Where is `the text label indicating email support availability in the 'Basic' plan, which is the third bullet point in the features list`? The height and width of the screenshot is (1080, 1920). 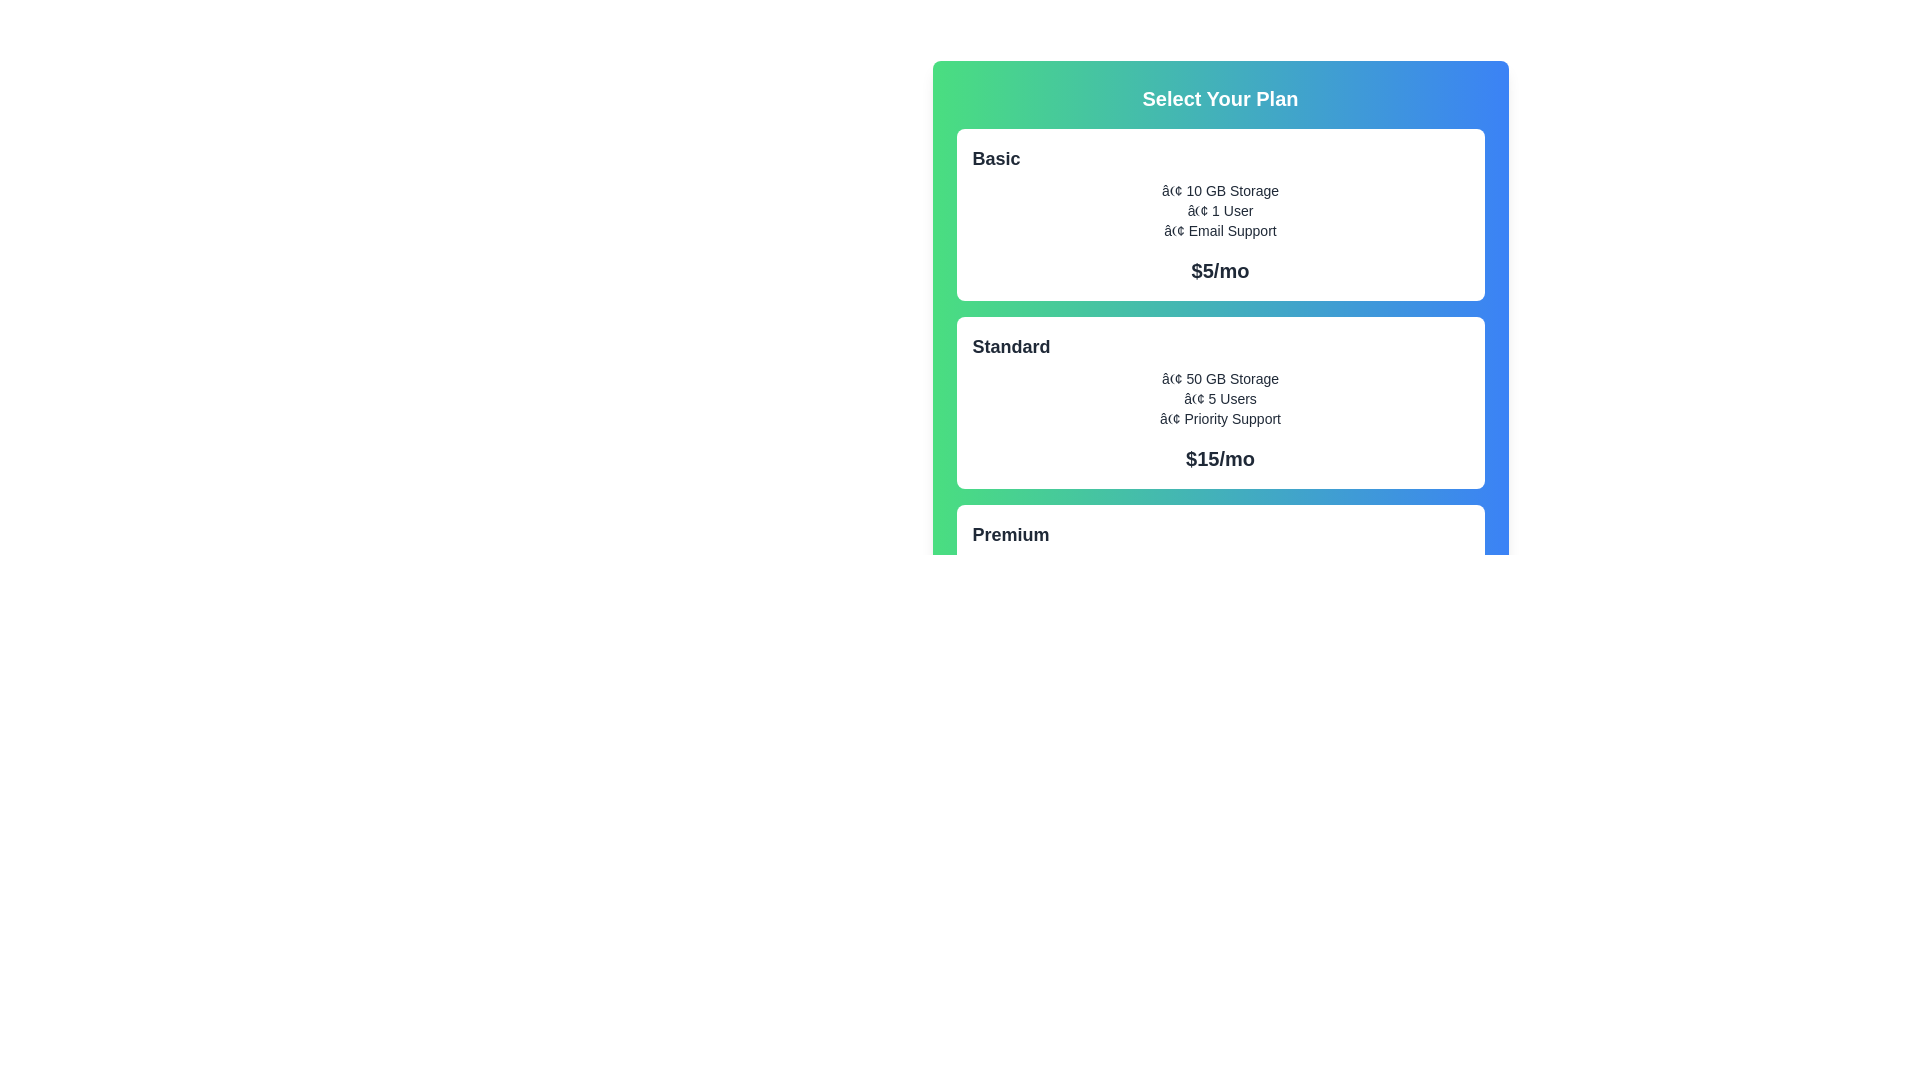
the text label indicating email support availability in the 'Basic' plan, which is the third bullet point in the features list is located at coordinates (1219, 230).